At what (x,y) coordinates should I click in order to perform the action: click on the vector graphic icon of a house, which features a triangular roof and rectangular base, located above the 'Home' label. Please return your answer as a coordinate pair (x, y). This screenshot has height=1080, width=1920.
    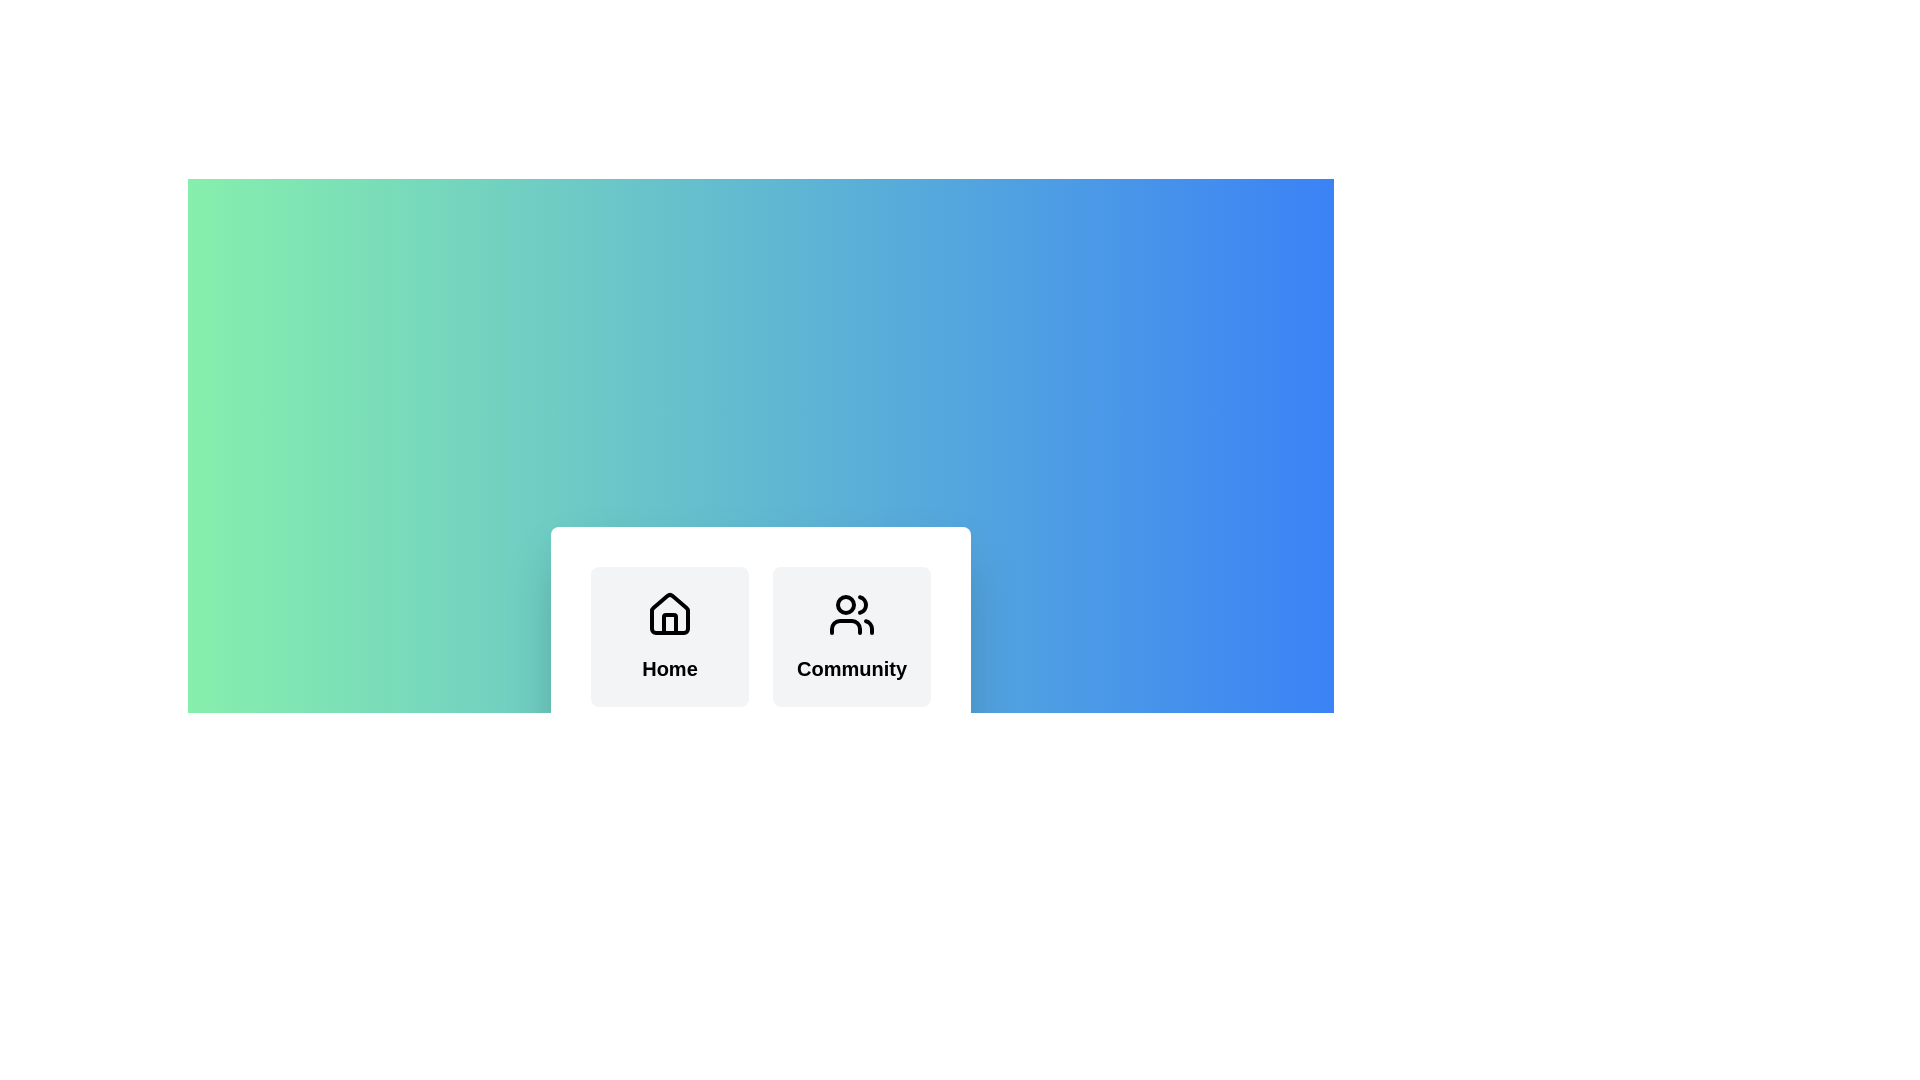
    Looking at the image, I should click on (670, 612).